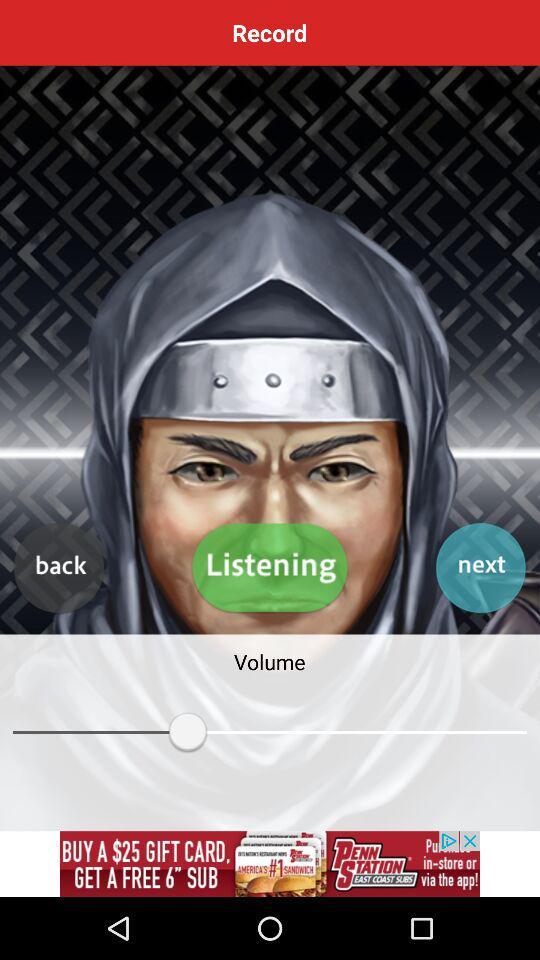 This screenshot has width=540, height=960. Describe the element at coordinates (270, 568) in the screenshot. I see `audio option` at that location.